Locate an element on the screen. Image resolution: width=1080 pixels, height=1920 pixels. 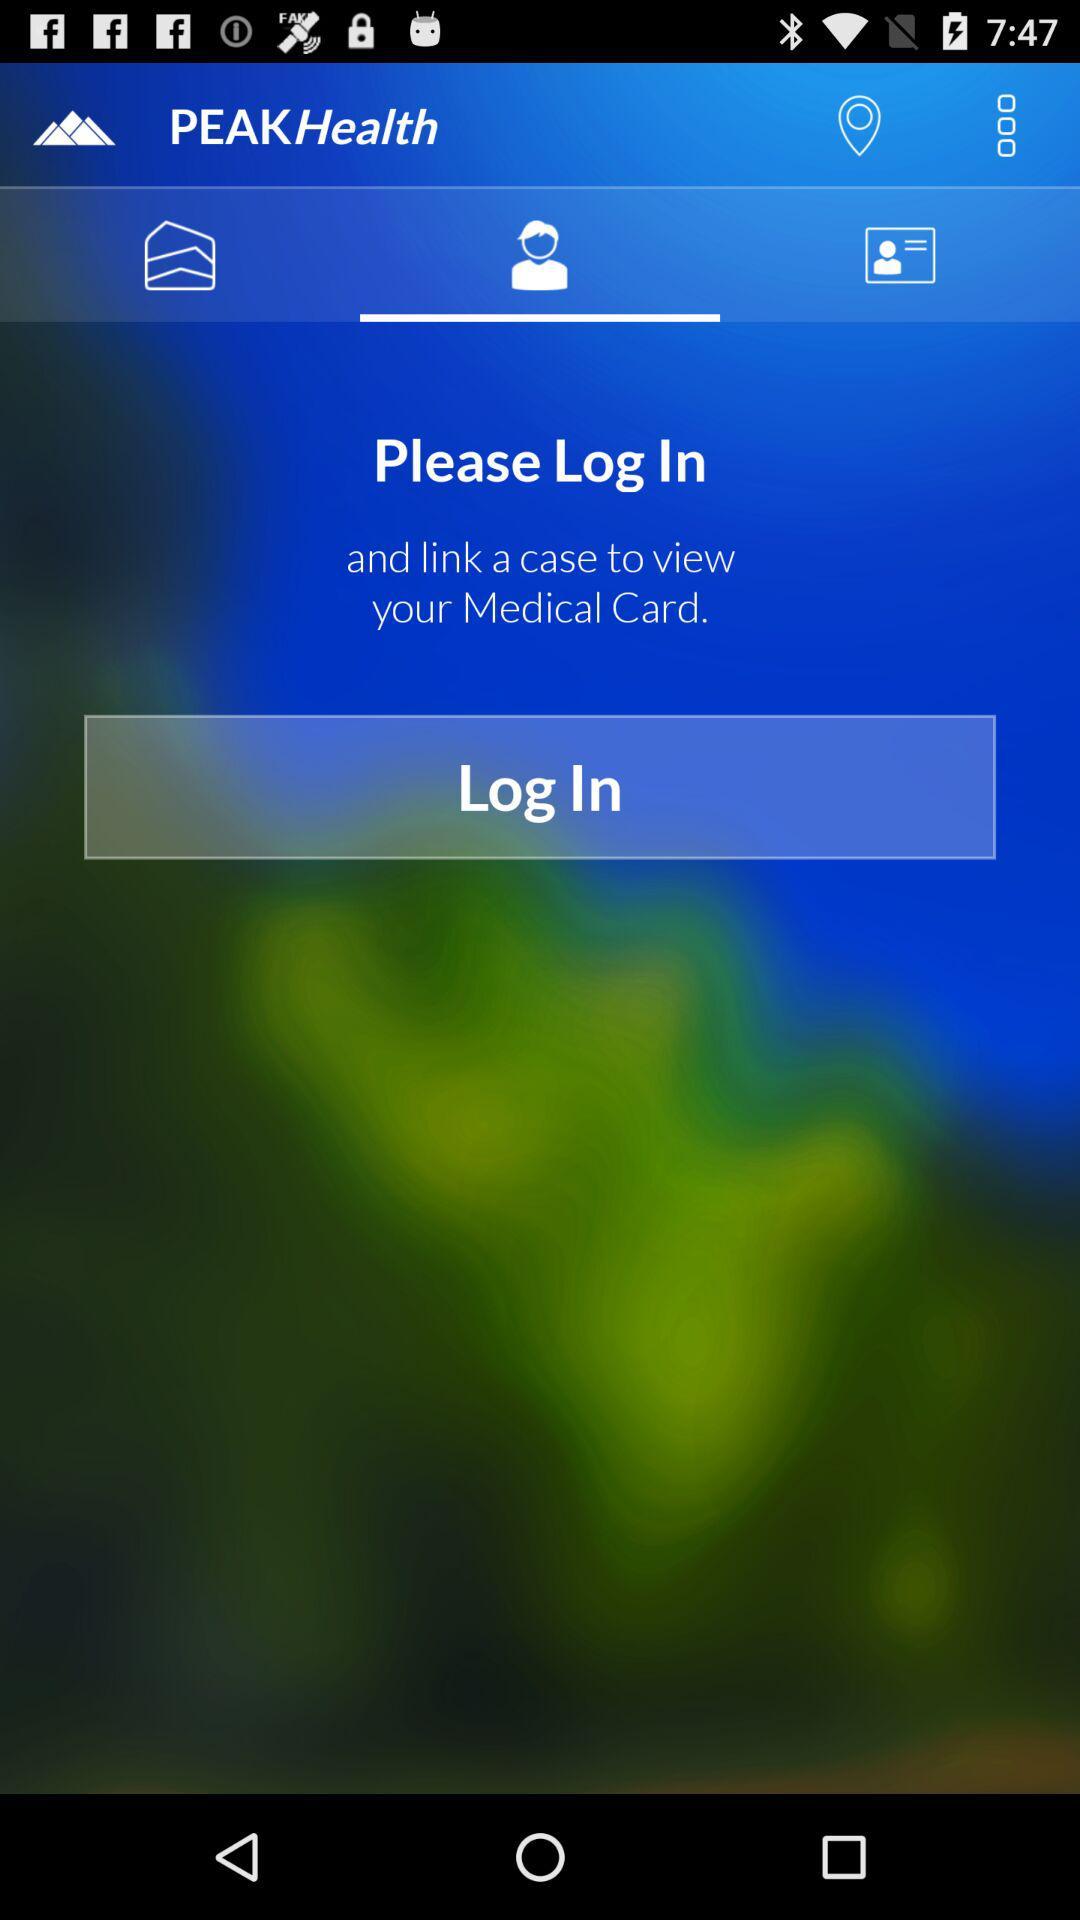
the item above please log in icon is located at coordinates (540, 254).